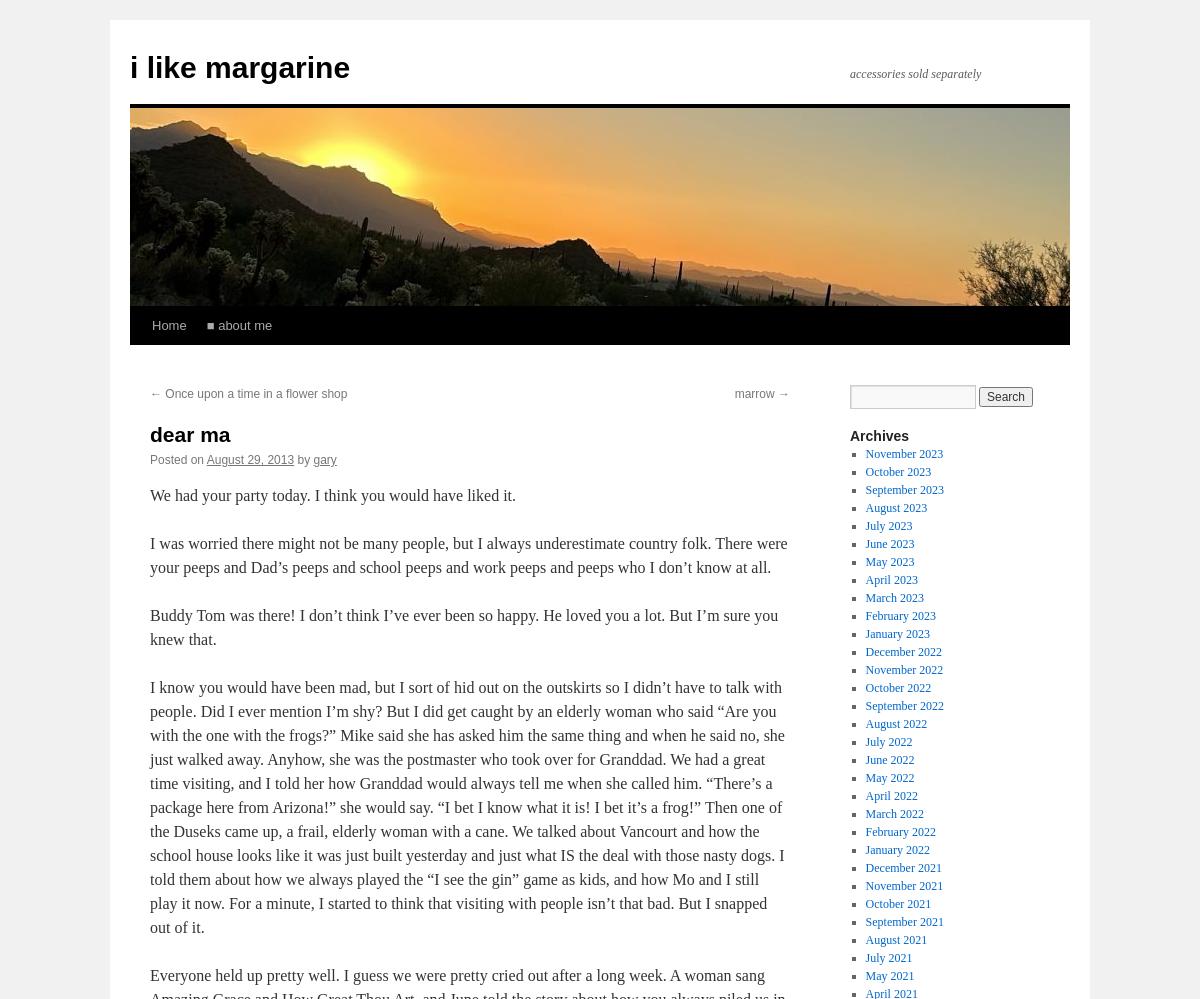  Describe the element at coordinates (896, 632) in the screenshot. I see `'January 2023'` at that location.